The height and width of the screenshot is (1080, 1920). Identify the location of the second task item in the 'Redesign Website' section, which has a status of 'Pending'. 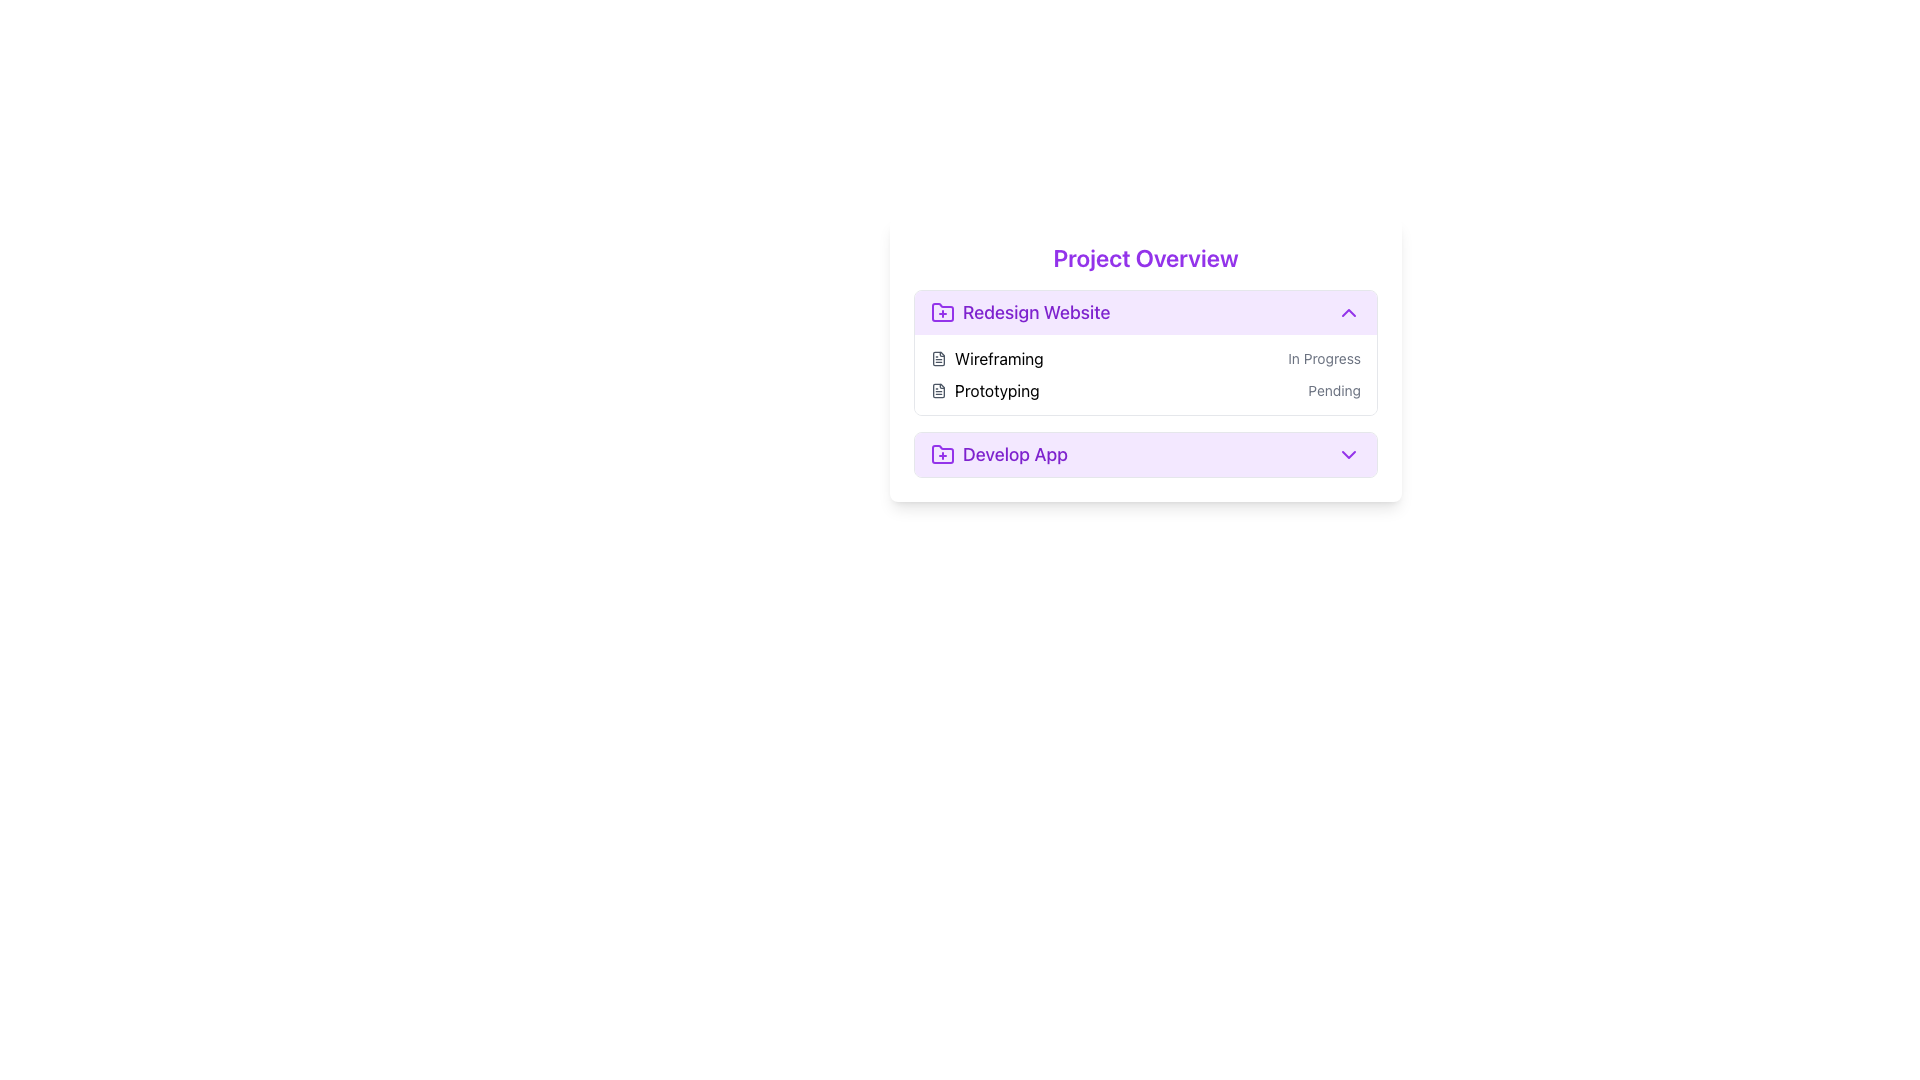
(1146, 390).